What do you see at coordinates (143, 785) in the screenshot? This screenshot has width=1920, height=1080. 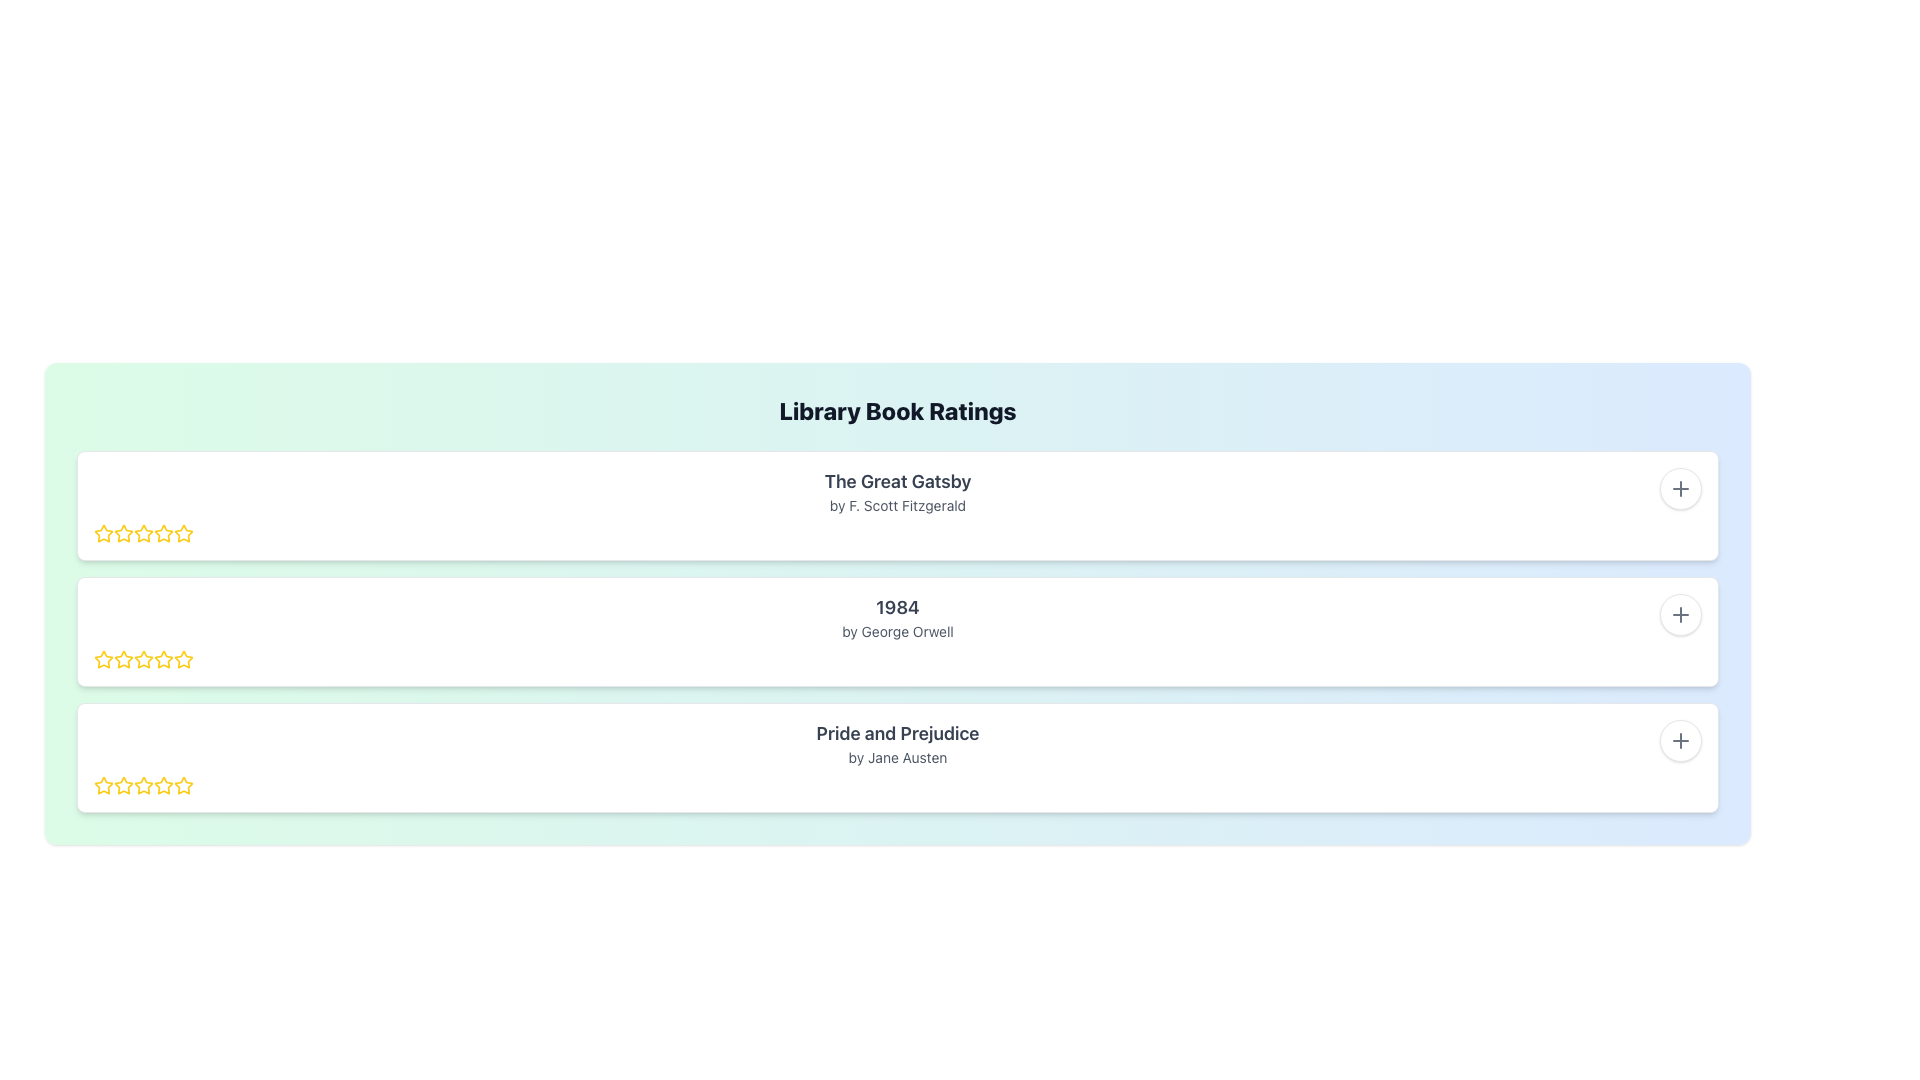 I see `the third star icon in the five-star rating system for the book 'Pride and Prejudice' located at the bottom part of the interface` at bounding box center [143, 785].